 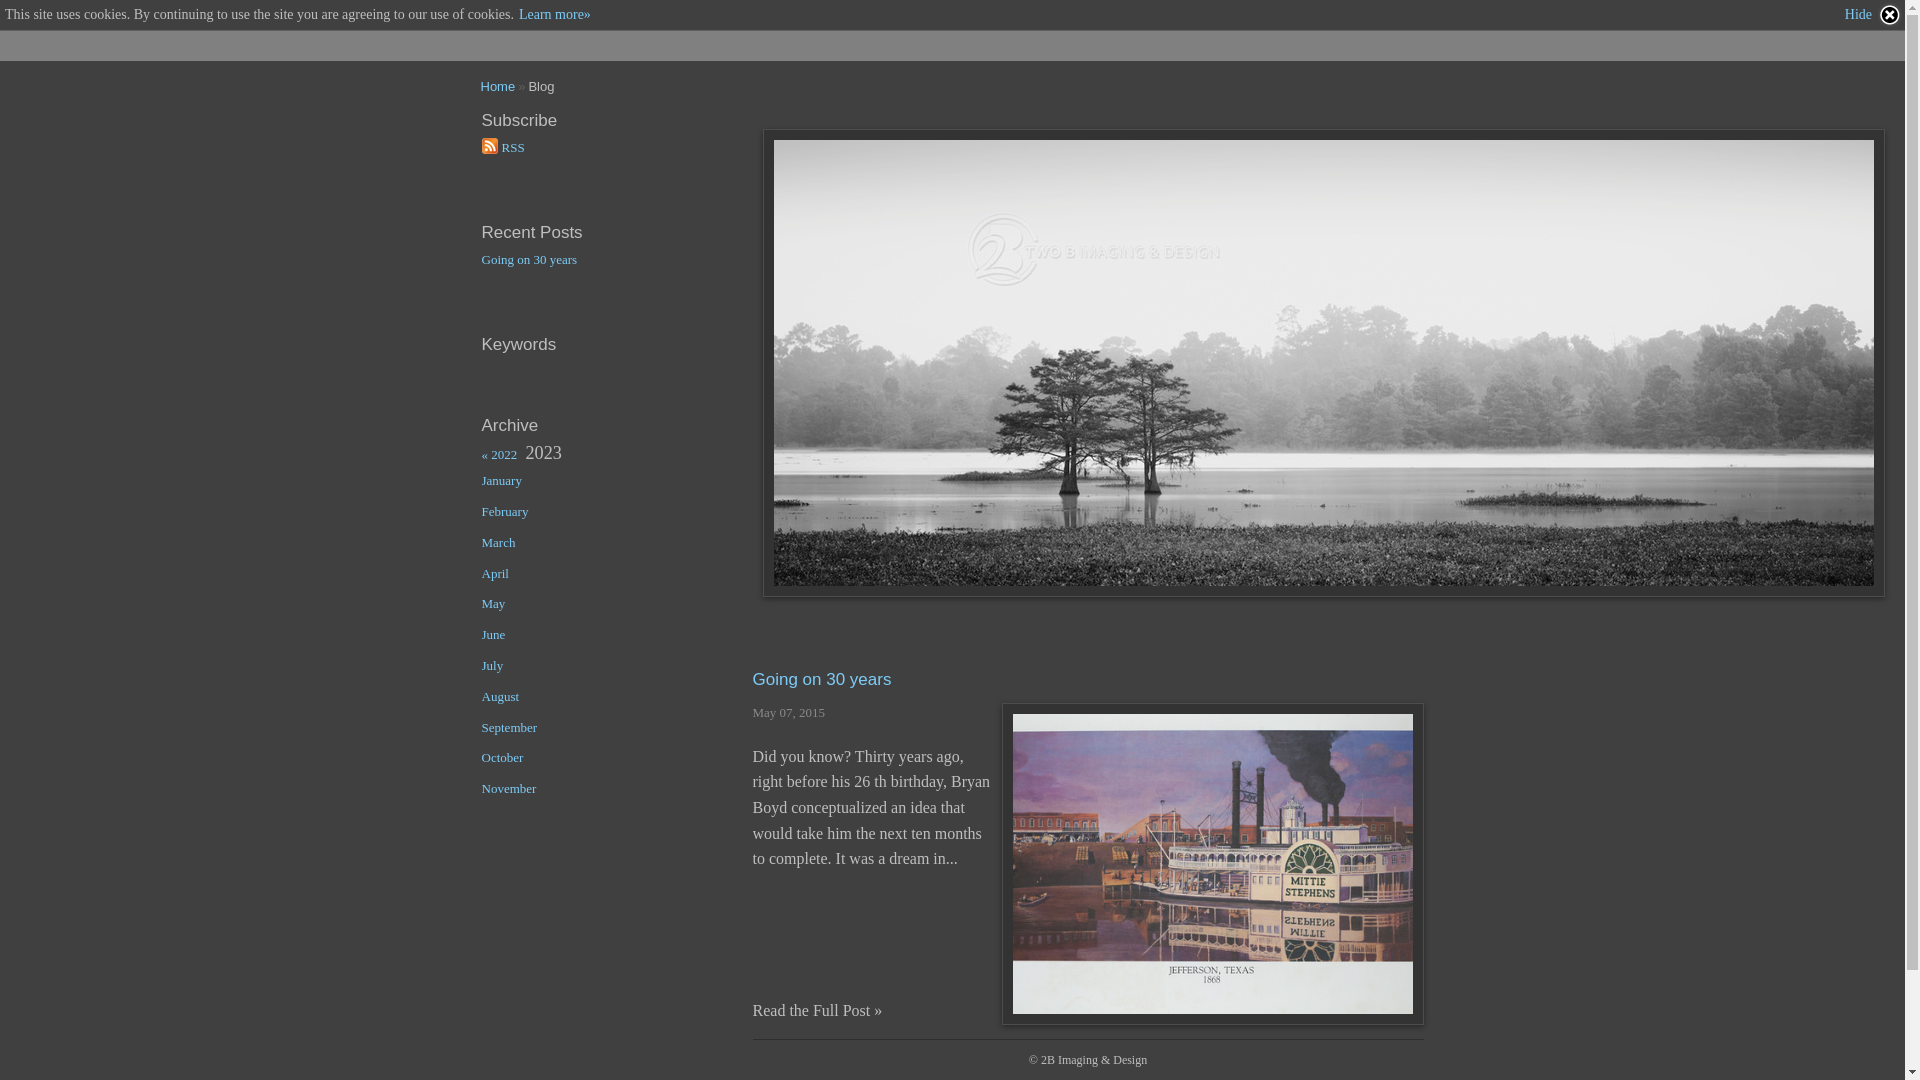 What do you see at coordinates (497, 85) in the screenshot?
I see `'Home'` at bounding box center [497, 85].